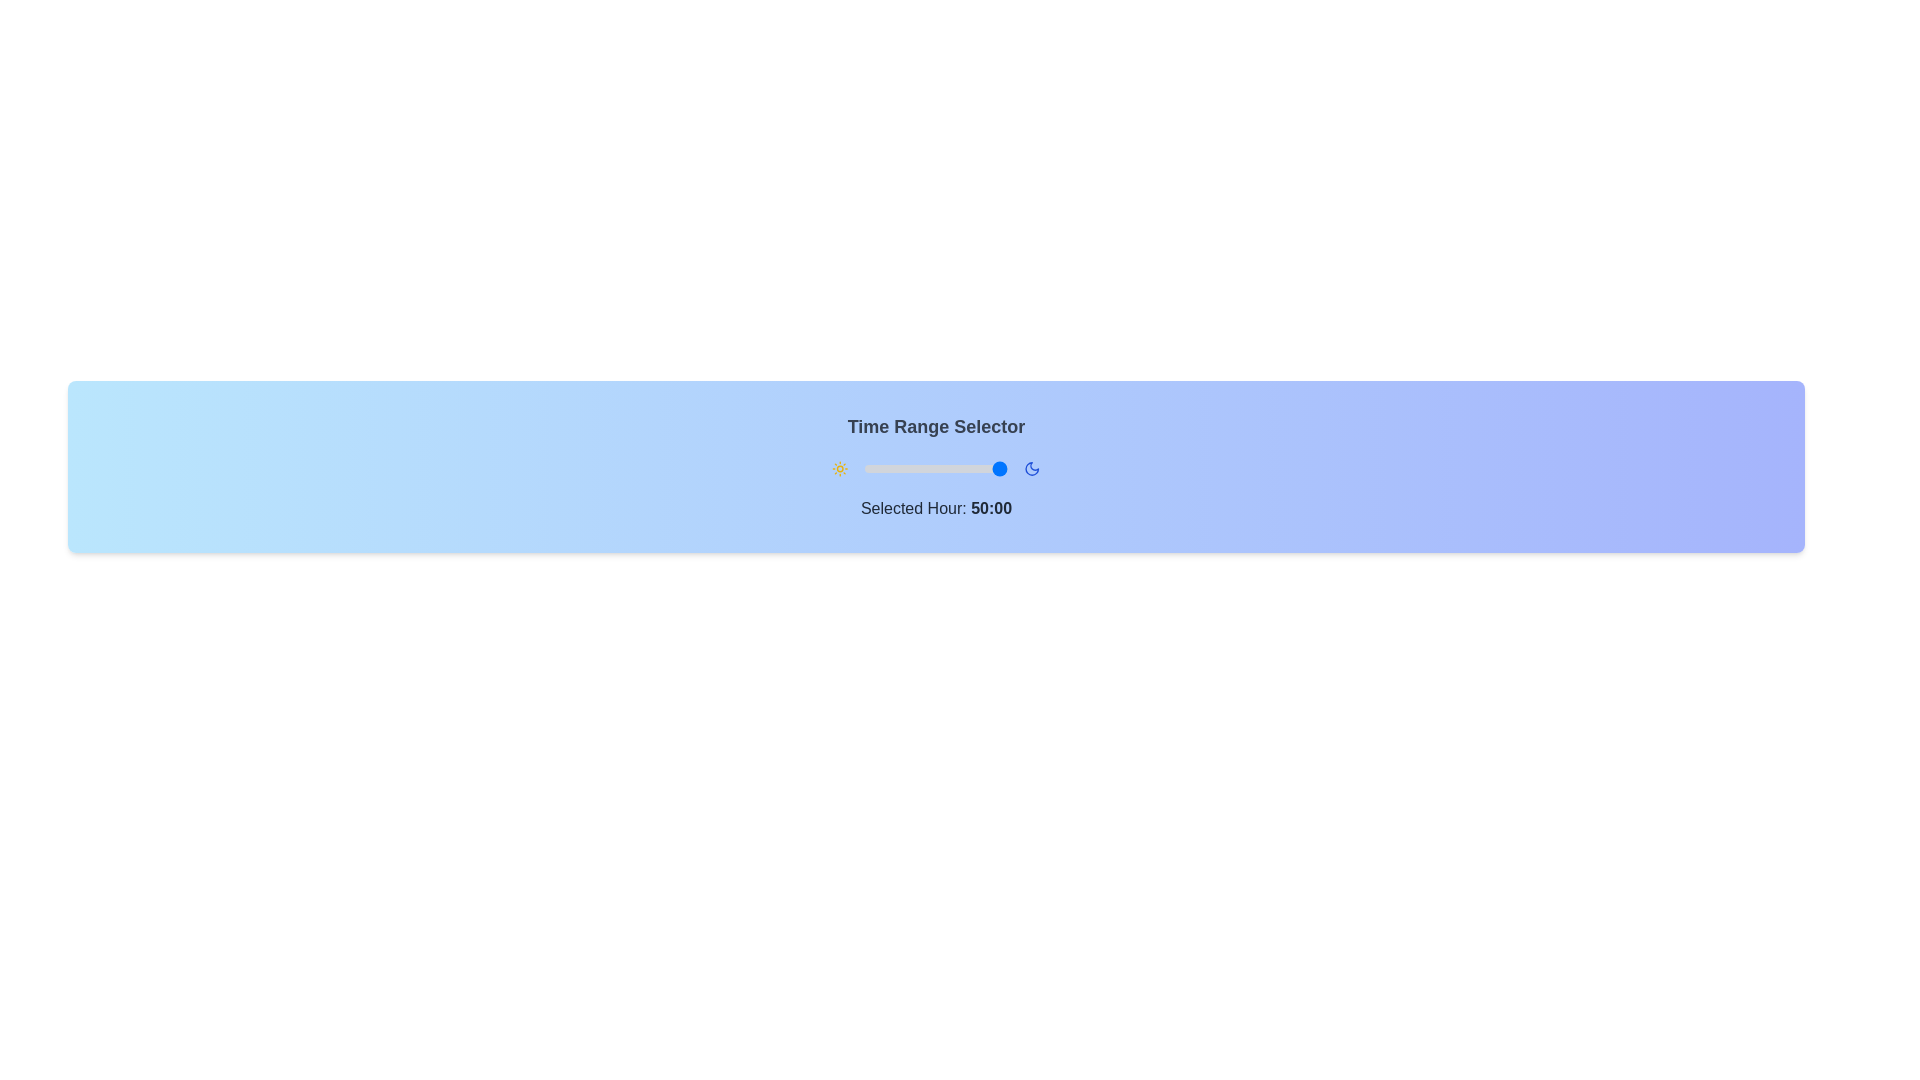 The height and width of the screenshot is (1080, 1920). Describe the element at coordinates (888, 469) in the screenshot. I see `the time range slider to set the time to 5` at that location.